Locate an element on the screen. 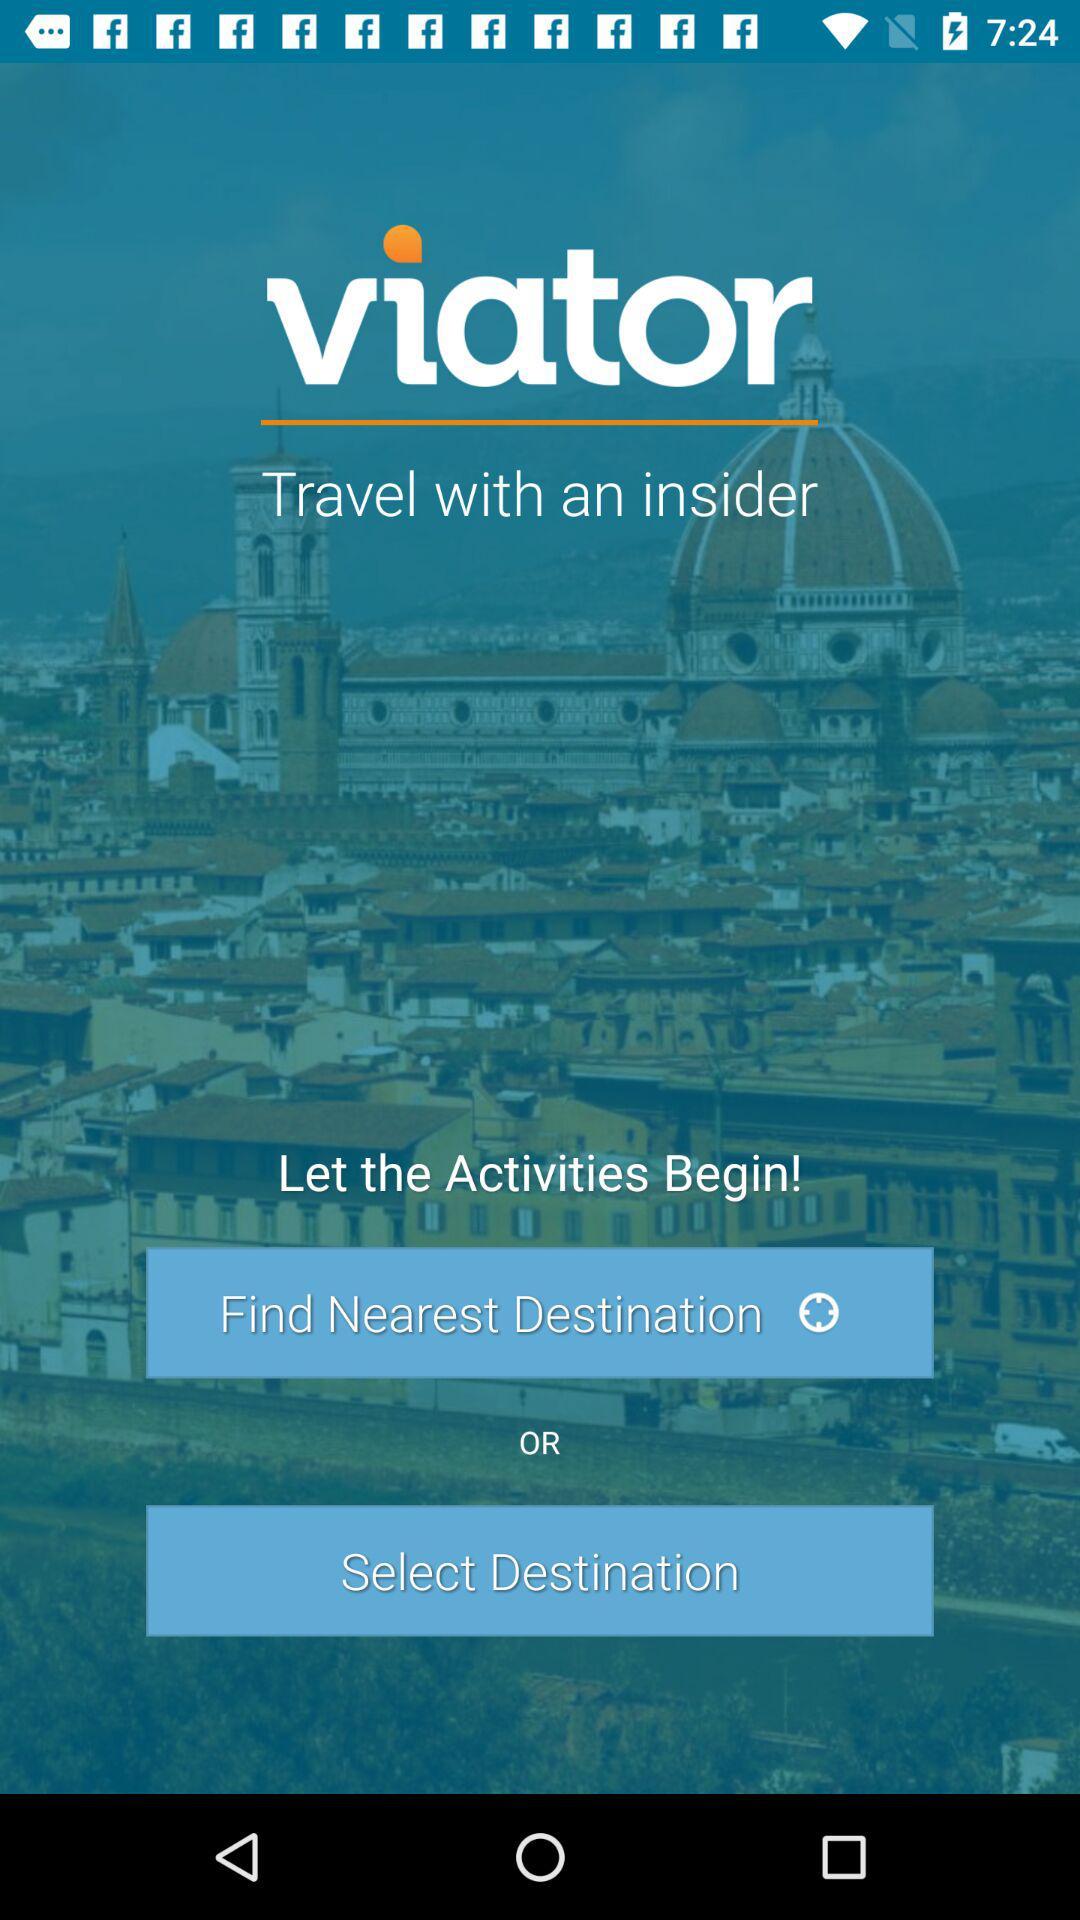 This screenshot has height=1920, width=1080. the select destination is located at coordinates (540, 1569).